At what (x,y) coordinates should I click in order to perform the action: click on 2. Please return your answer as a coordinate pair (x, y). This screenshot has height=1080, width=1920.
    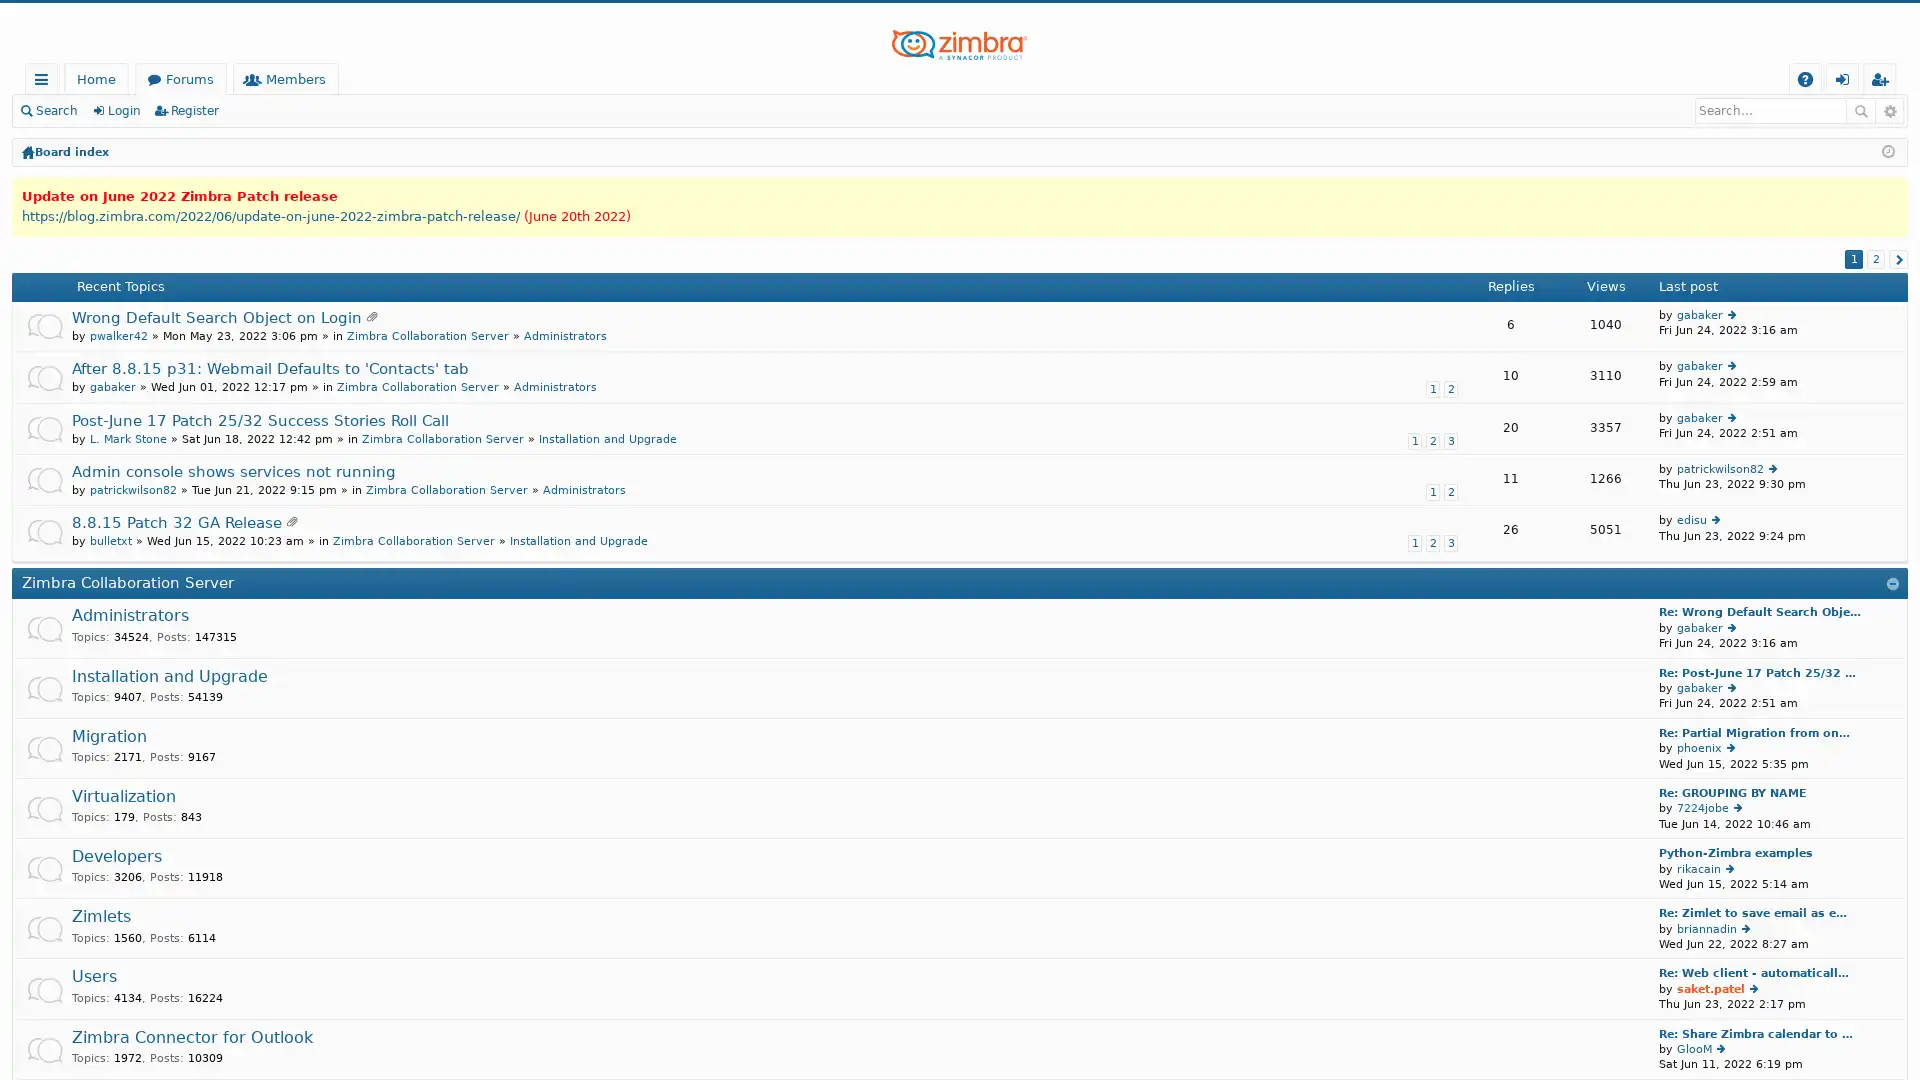
    Looking at the image, I should click on (1875, 257).